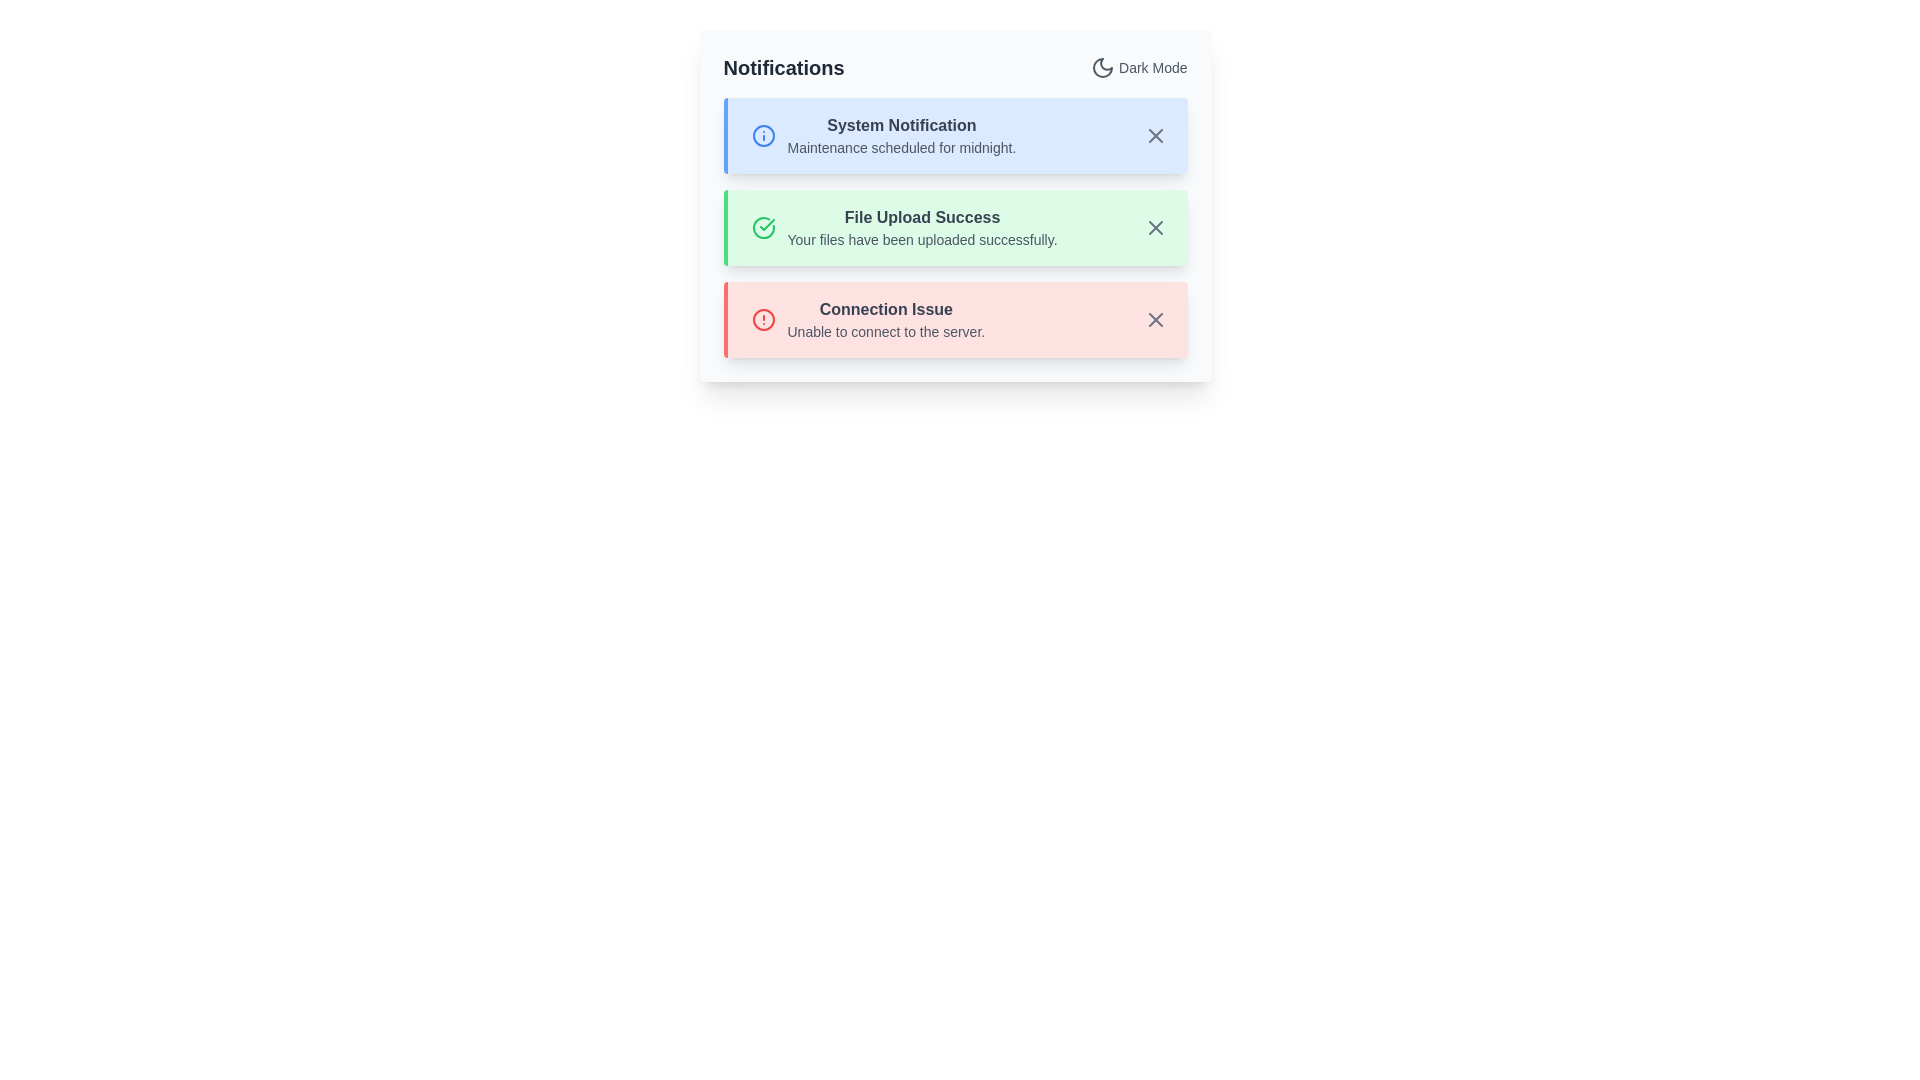  I want to click on the text label that displays additional descriptive information for the 'System Notification' about the scheduled maintenance, located directly below the 'System Notification' text in the blue notification box, so click(900, 146).